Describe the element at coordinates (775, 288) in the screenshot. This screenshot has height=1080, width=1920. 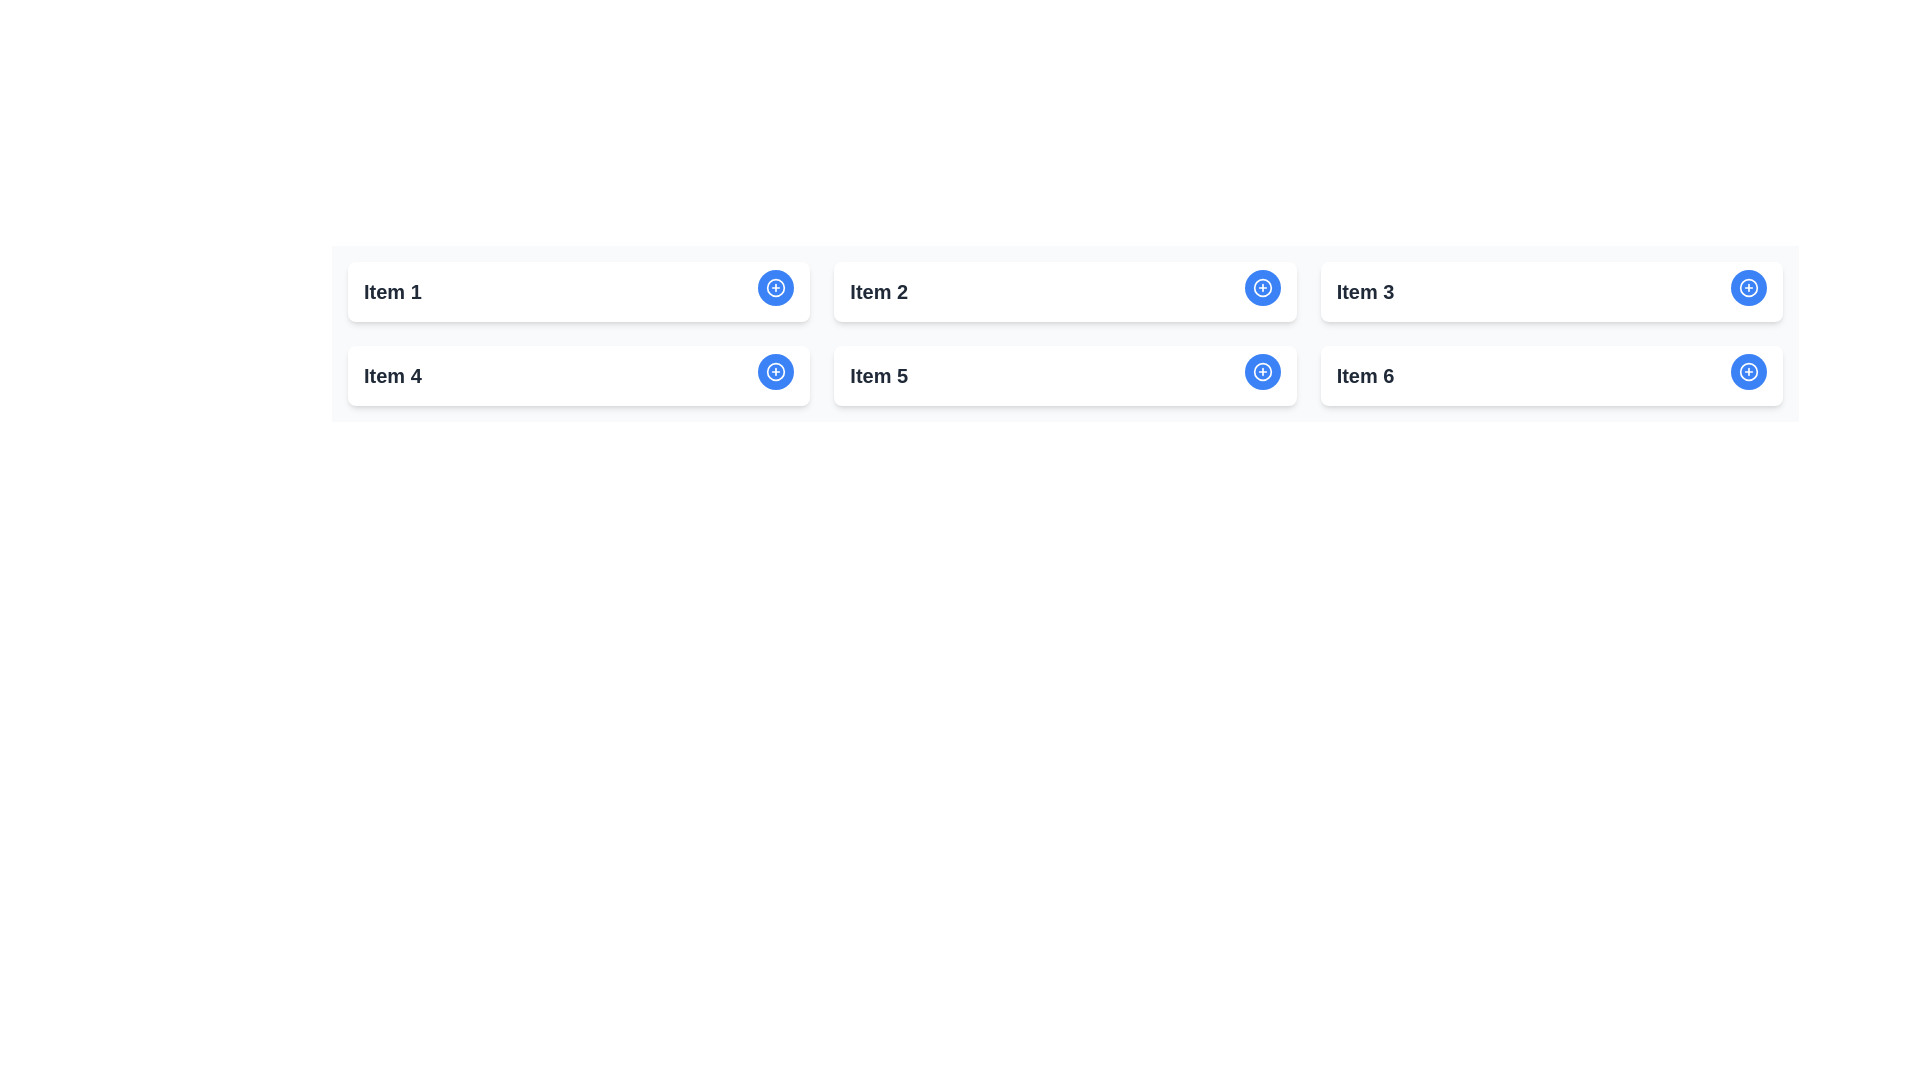
I see `the button located at the bottom-right corner of the card labeled 'Item 1' to perform an action related to this item` at that location.